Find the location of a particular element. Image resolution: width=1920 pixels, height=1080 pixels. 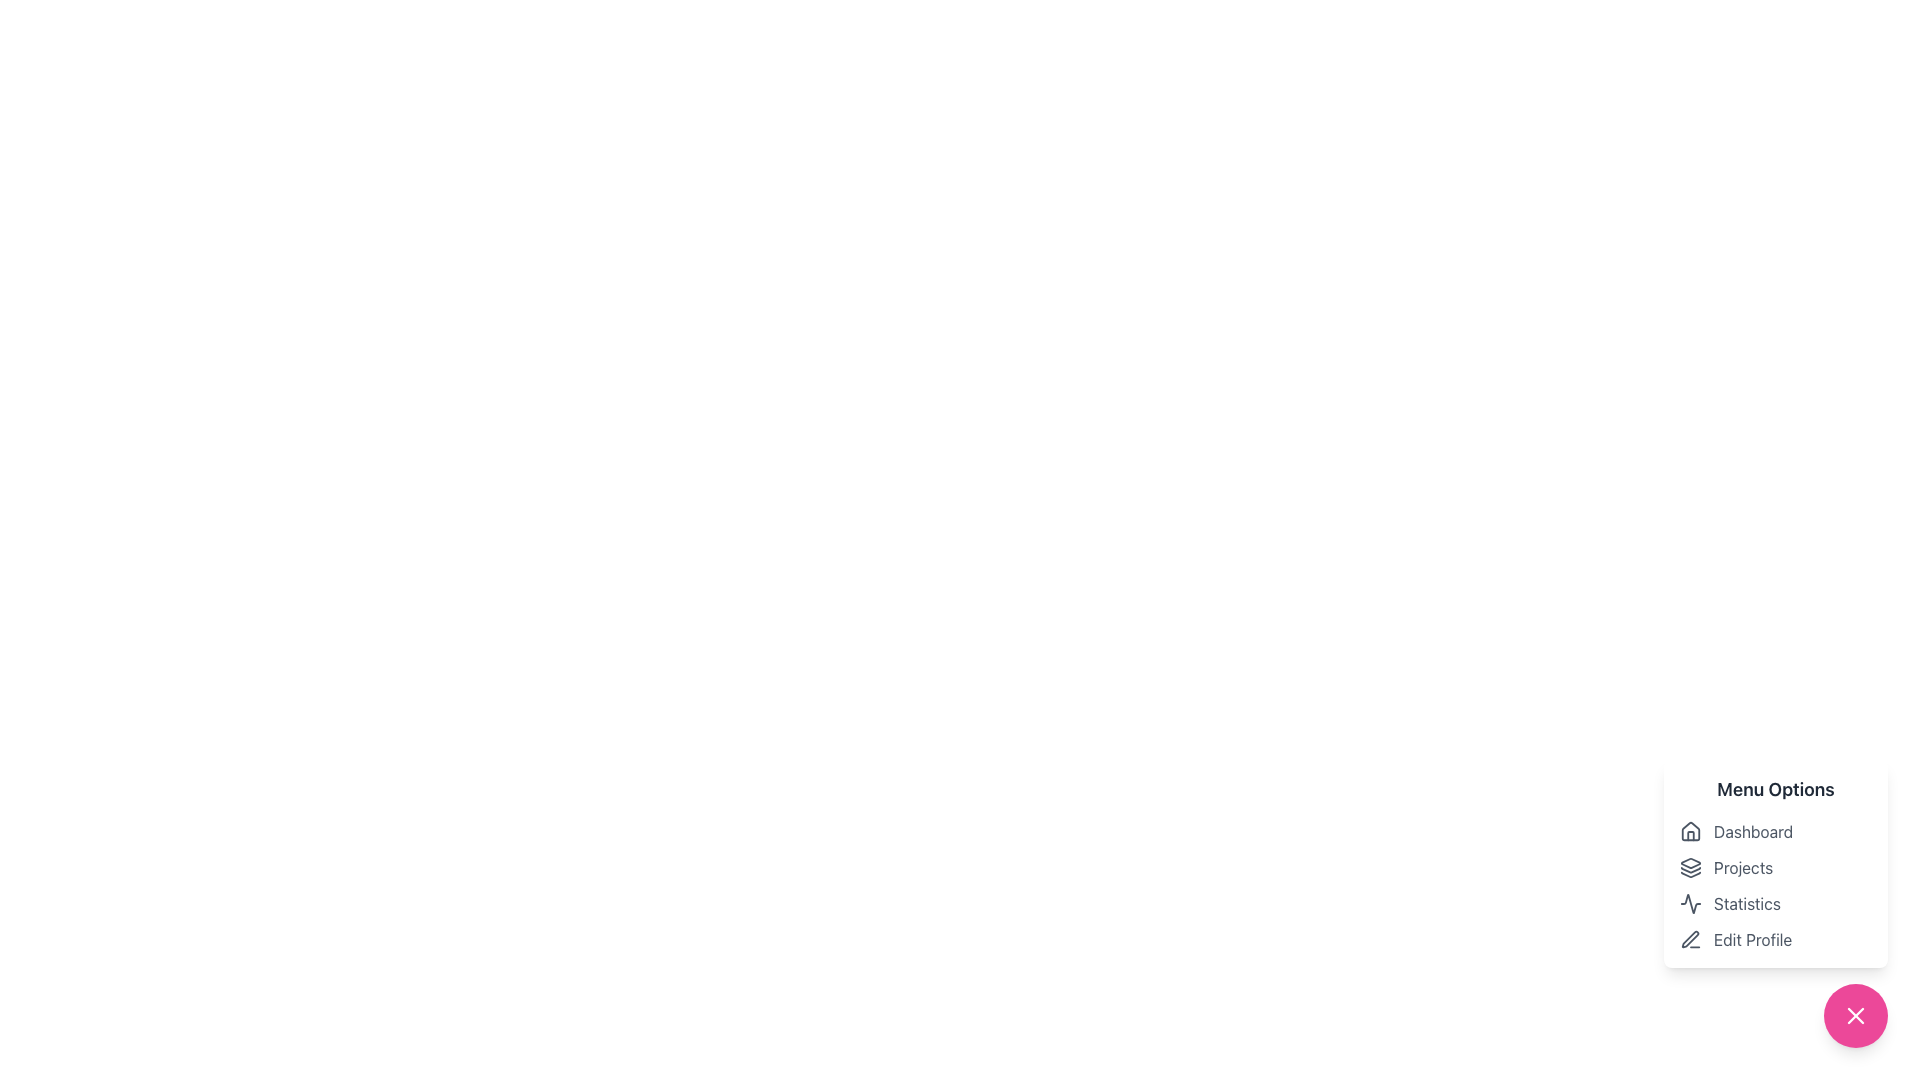

the icon representing the 'Dashboard' option in the menu to trigger its hover state is located at coordinates (1689, 832).